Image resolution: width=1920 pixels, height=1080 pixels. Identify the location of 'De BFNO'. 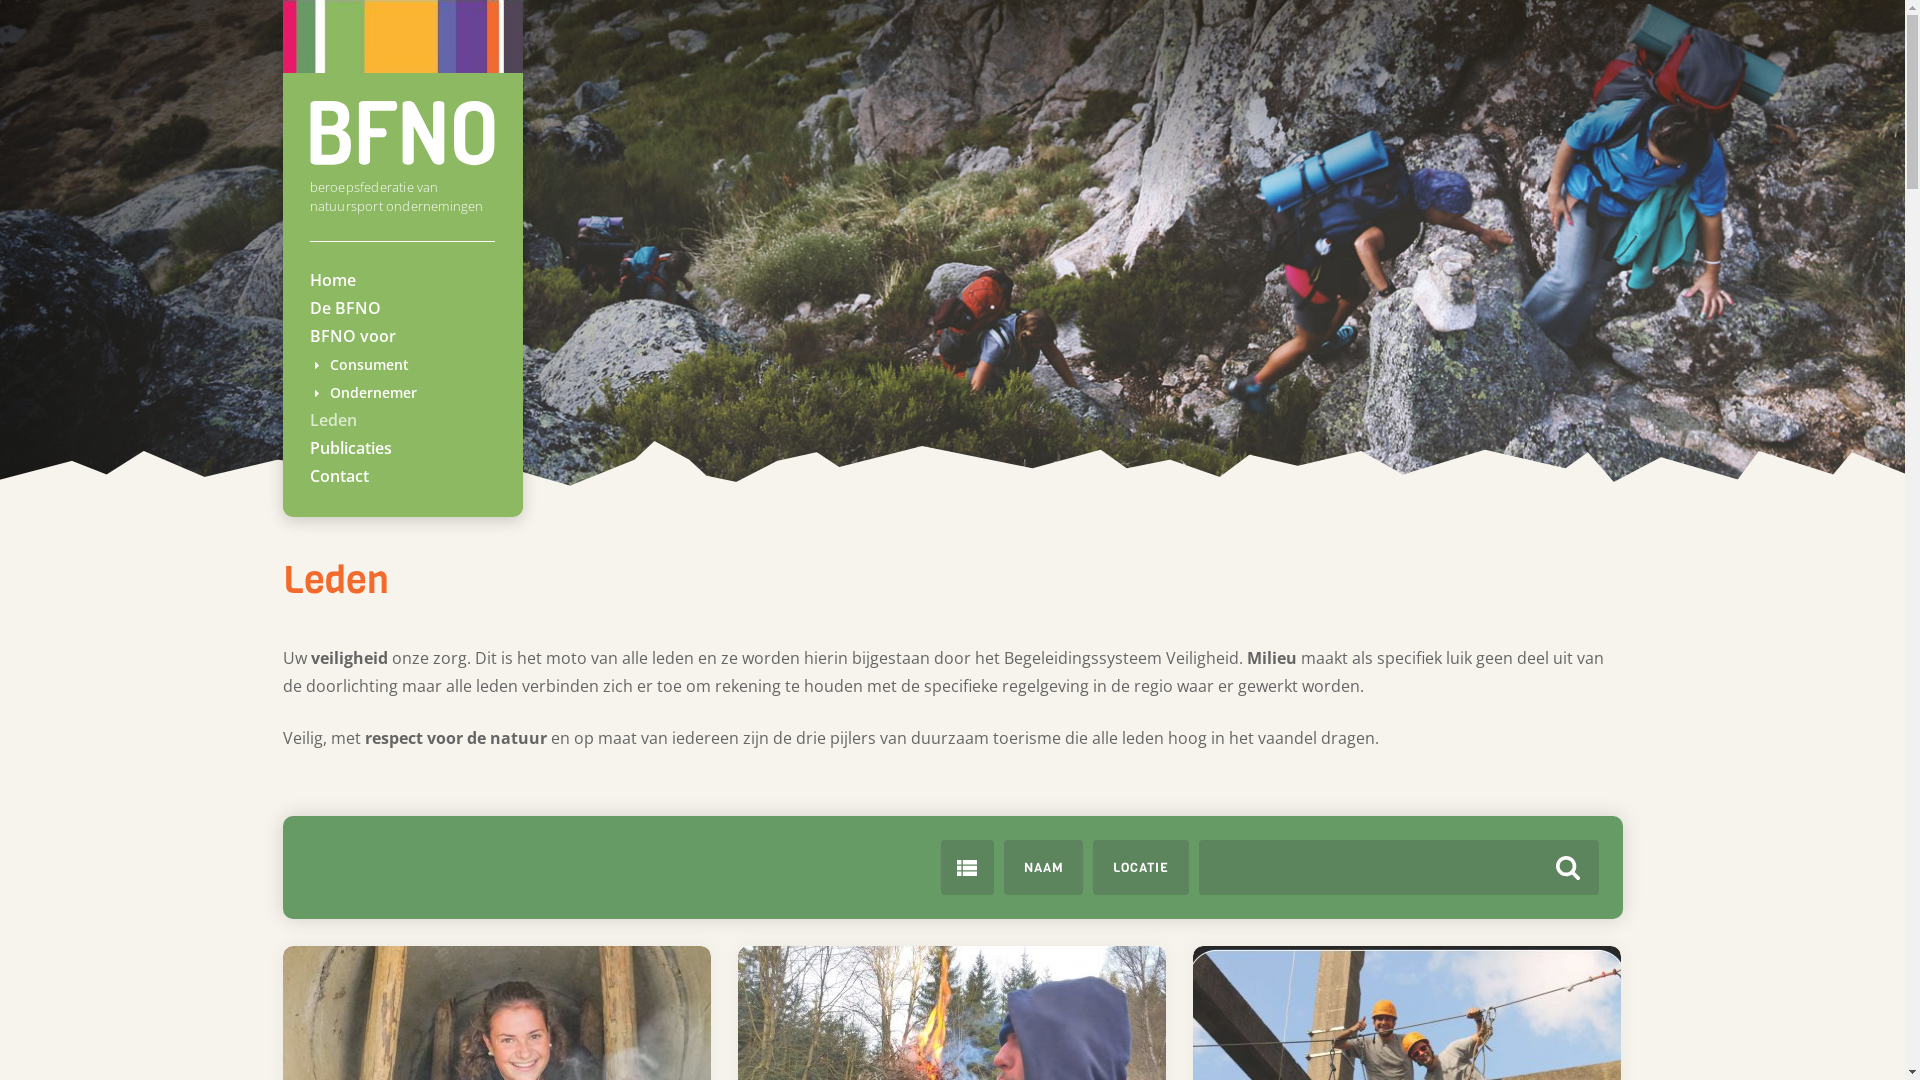
(345, 308).